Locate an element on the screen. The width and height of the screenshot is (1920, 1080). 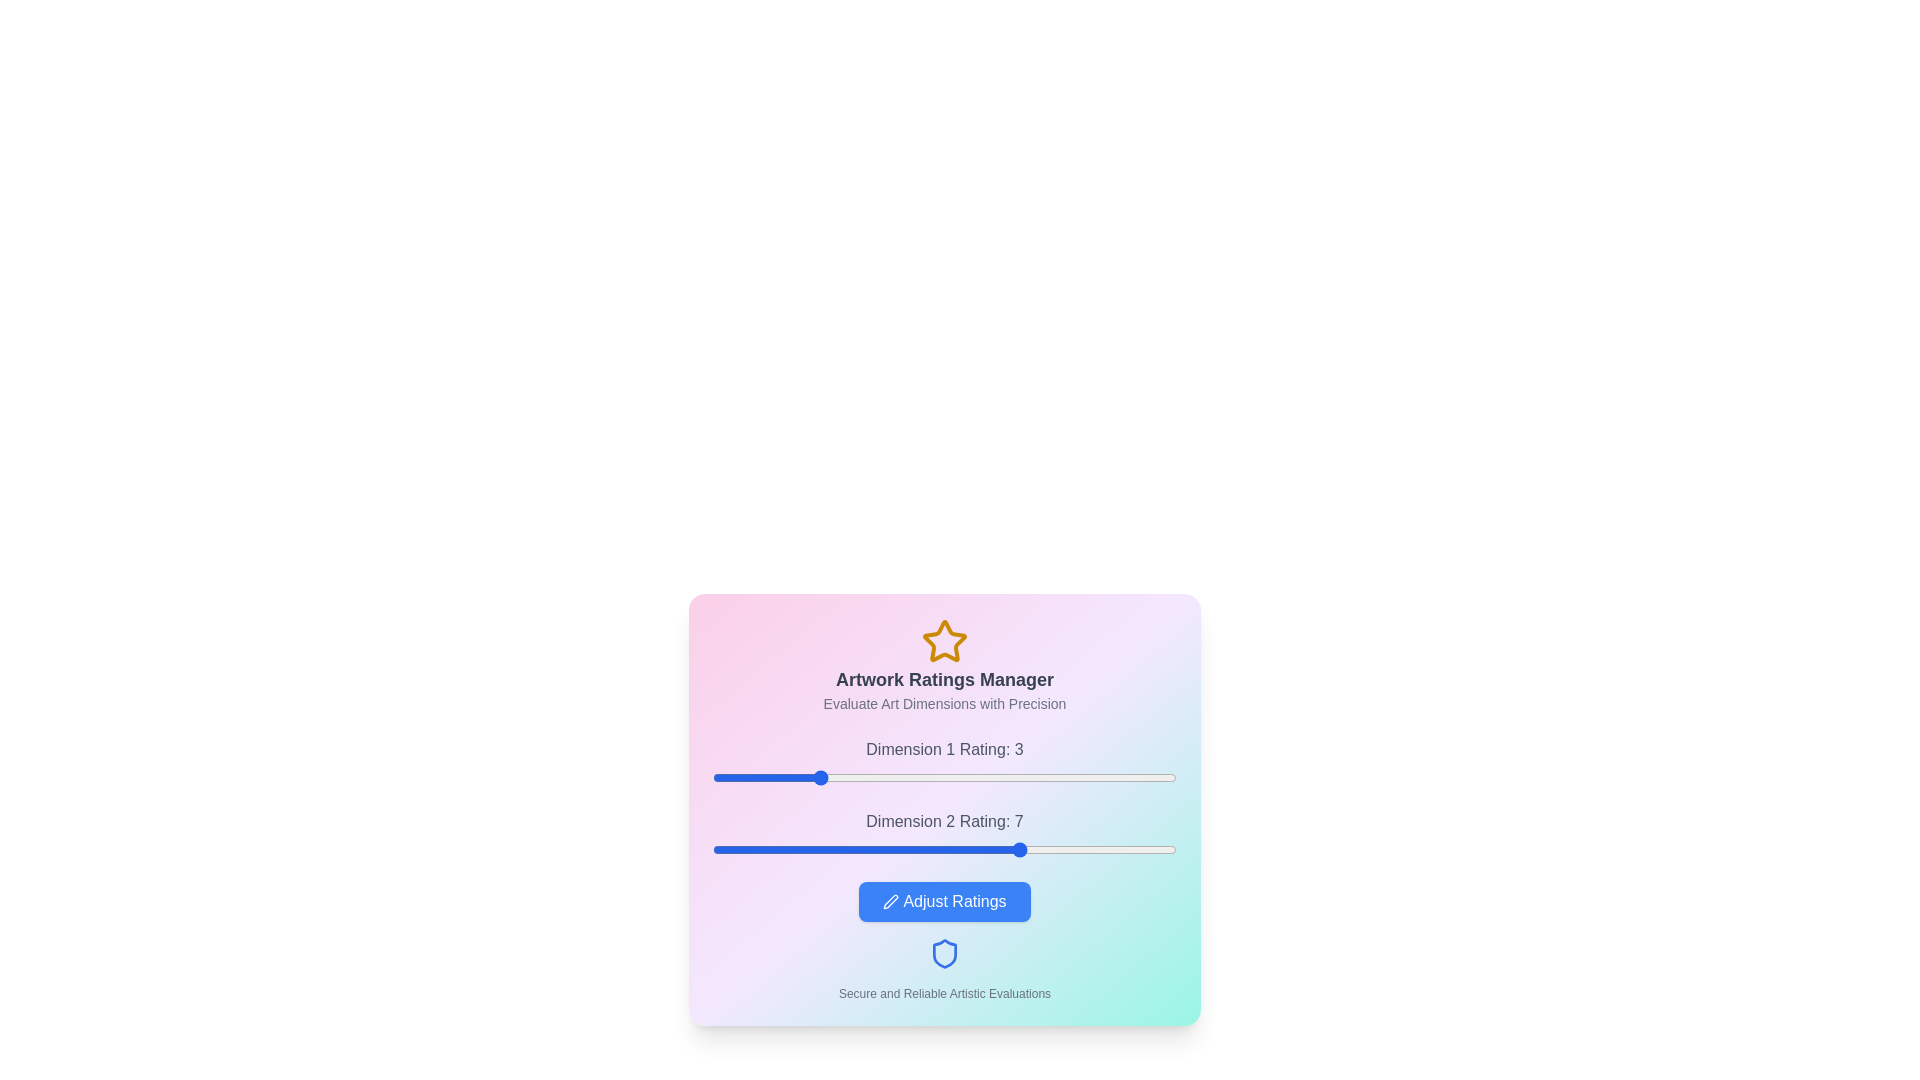
the first dimension rating to 3 by moving the slider is located at coordinates (816, 777).